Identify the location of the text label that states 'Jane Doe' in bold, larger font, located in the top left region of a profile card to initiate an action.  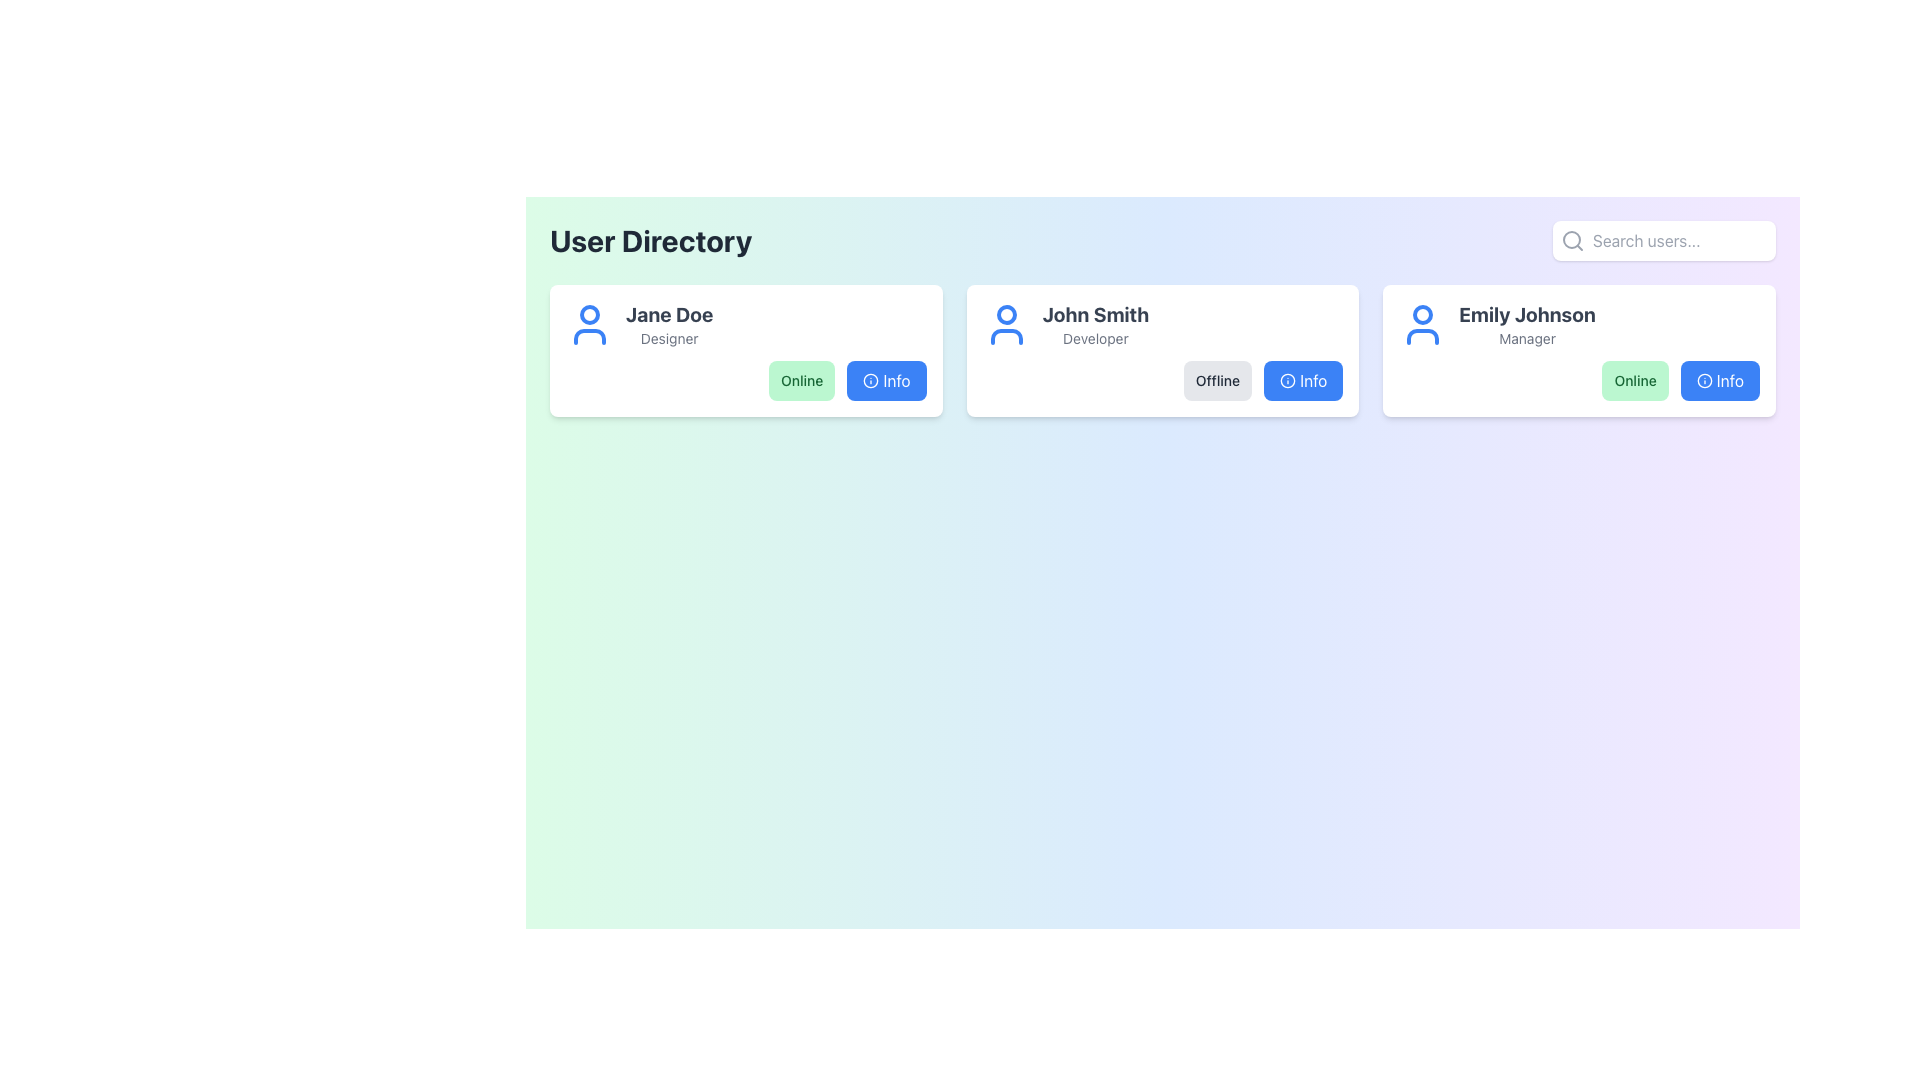
(669, 315).